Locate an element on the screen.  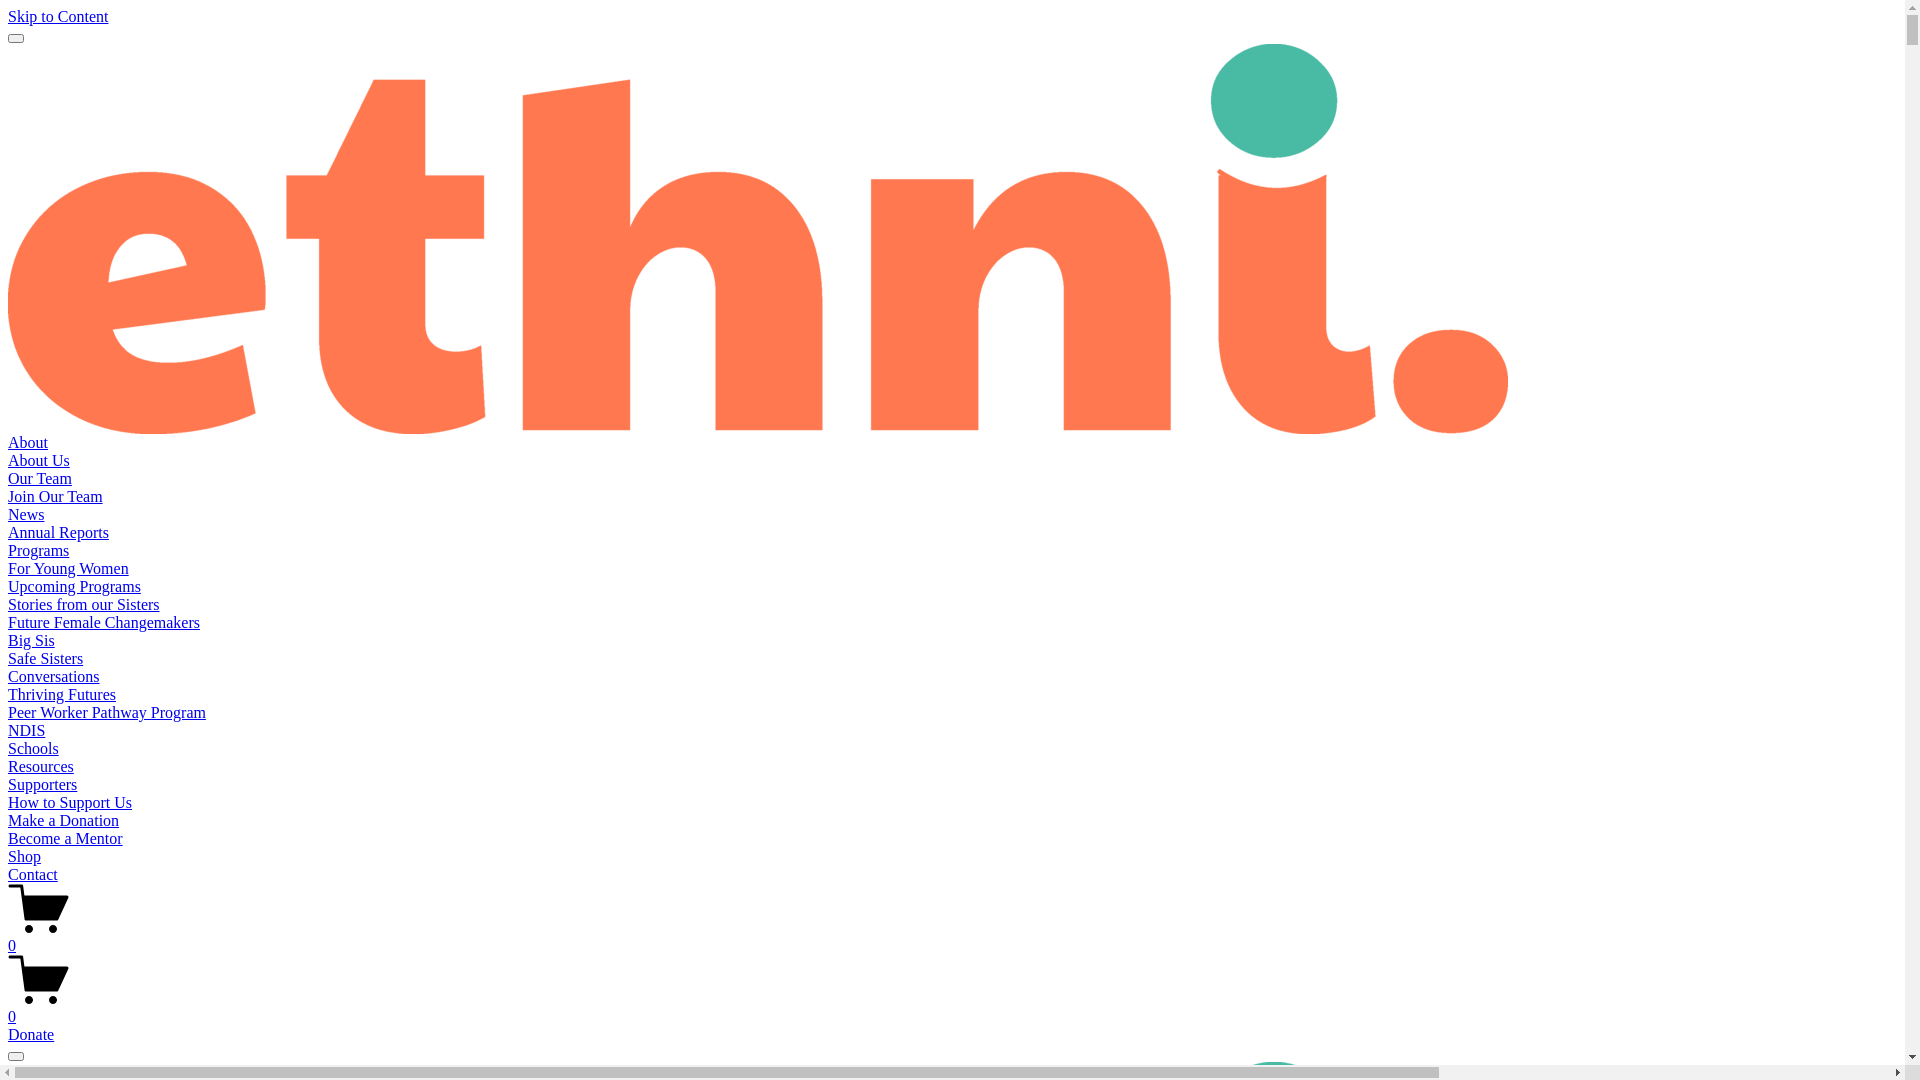
'Donate' is located at coordinates (30, 1034).